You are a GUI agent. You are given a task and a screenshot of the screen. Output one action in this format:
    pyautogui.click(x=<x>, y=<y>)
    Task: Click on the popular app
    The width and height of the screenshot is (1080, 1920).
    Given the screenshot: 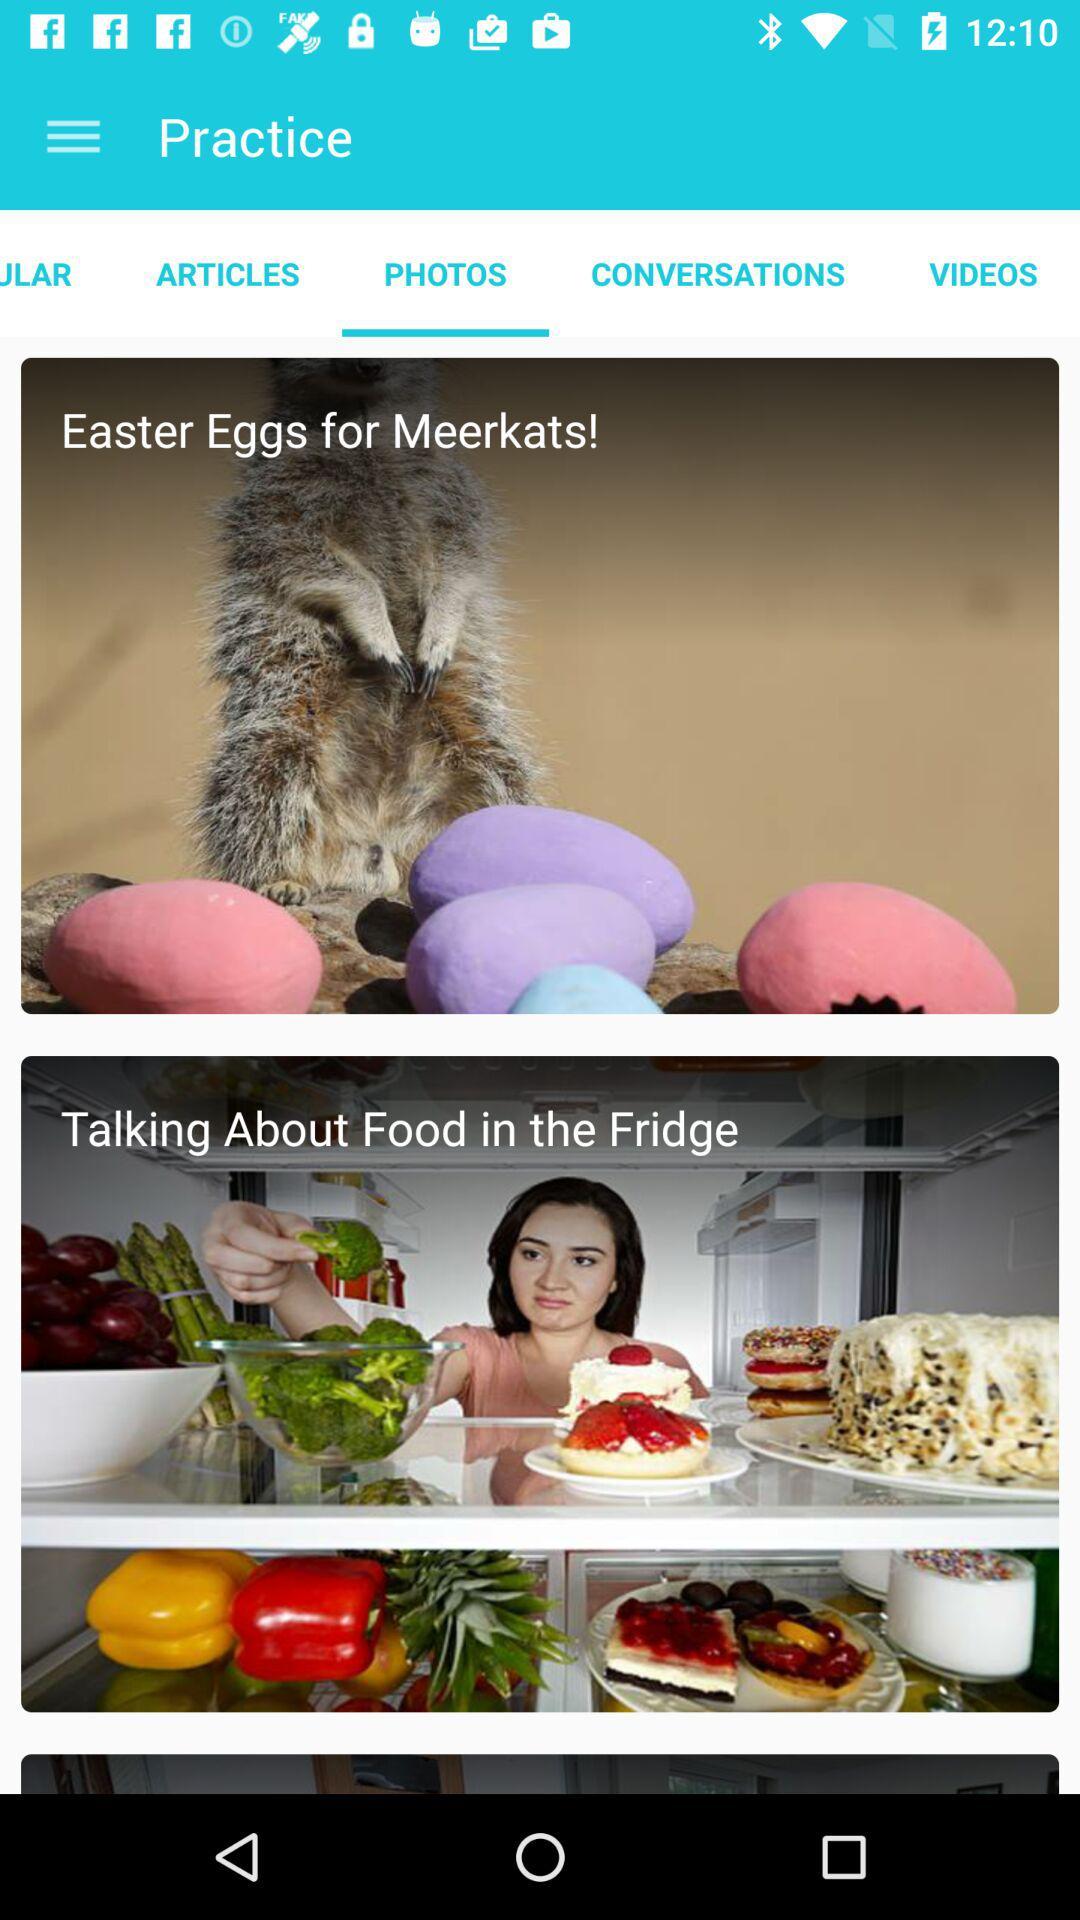 What is the action you would take?
    pyautogui.click(x=56, y=272)
    